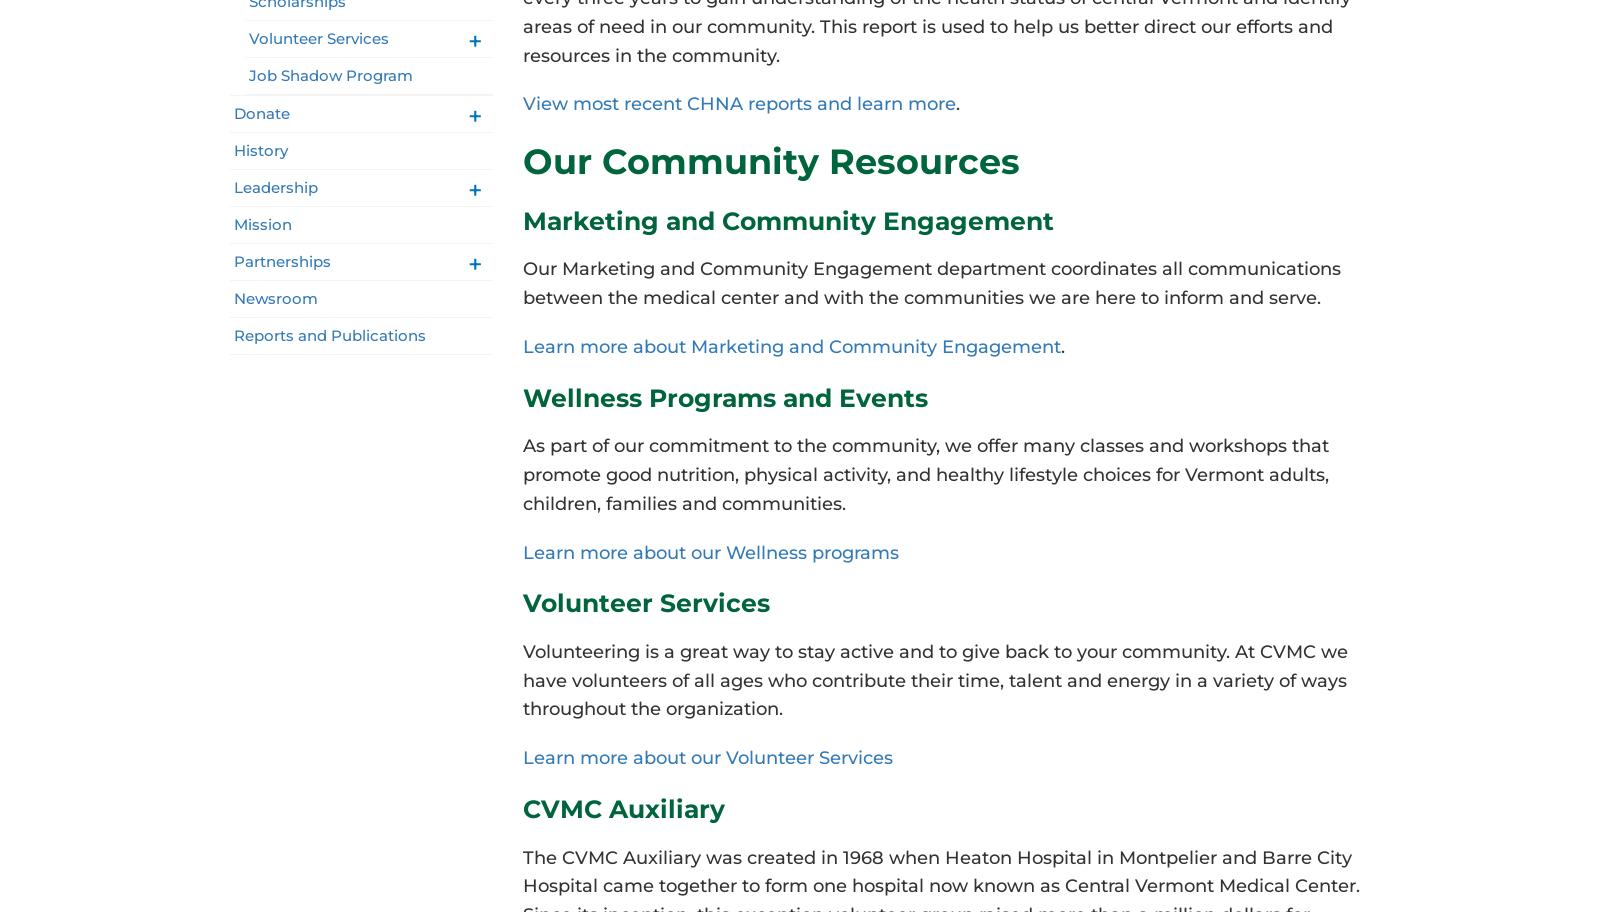 Image resolution: width=1600 pixels, height=912 pixels. What do you see at coordinates (276, 186) in the screenshot?
I see `'Leadership'` at bounding box center [276, 186].